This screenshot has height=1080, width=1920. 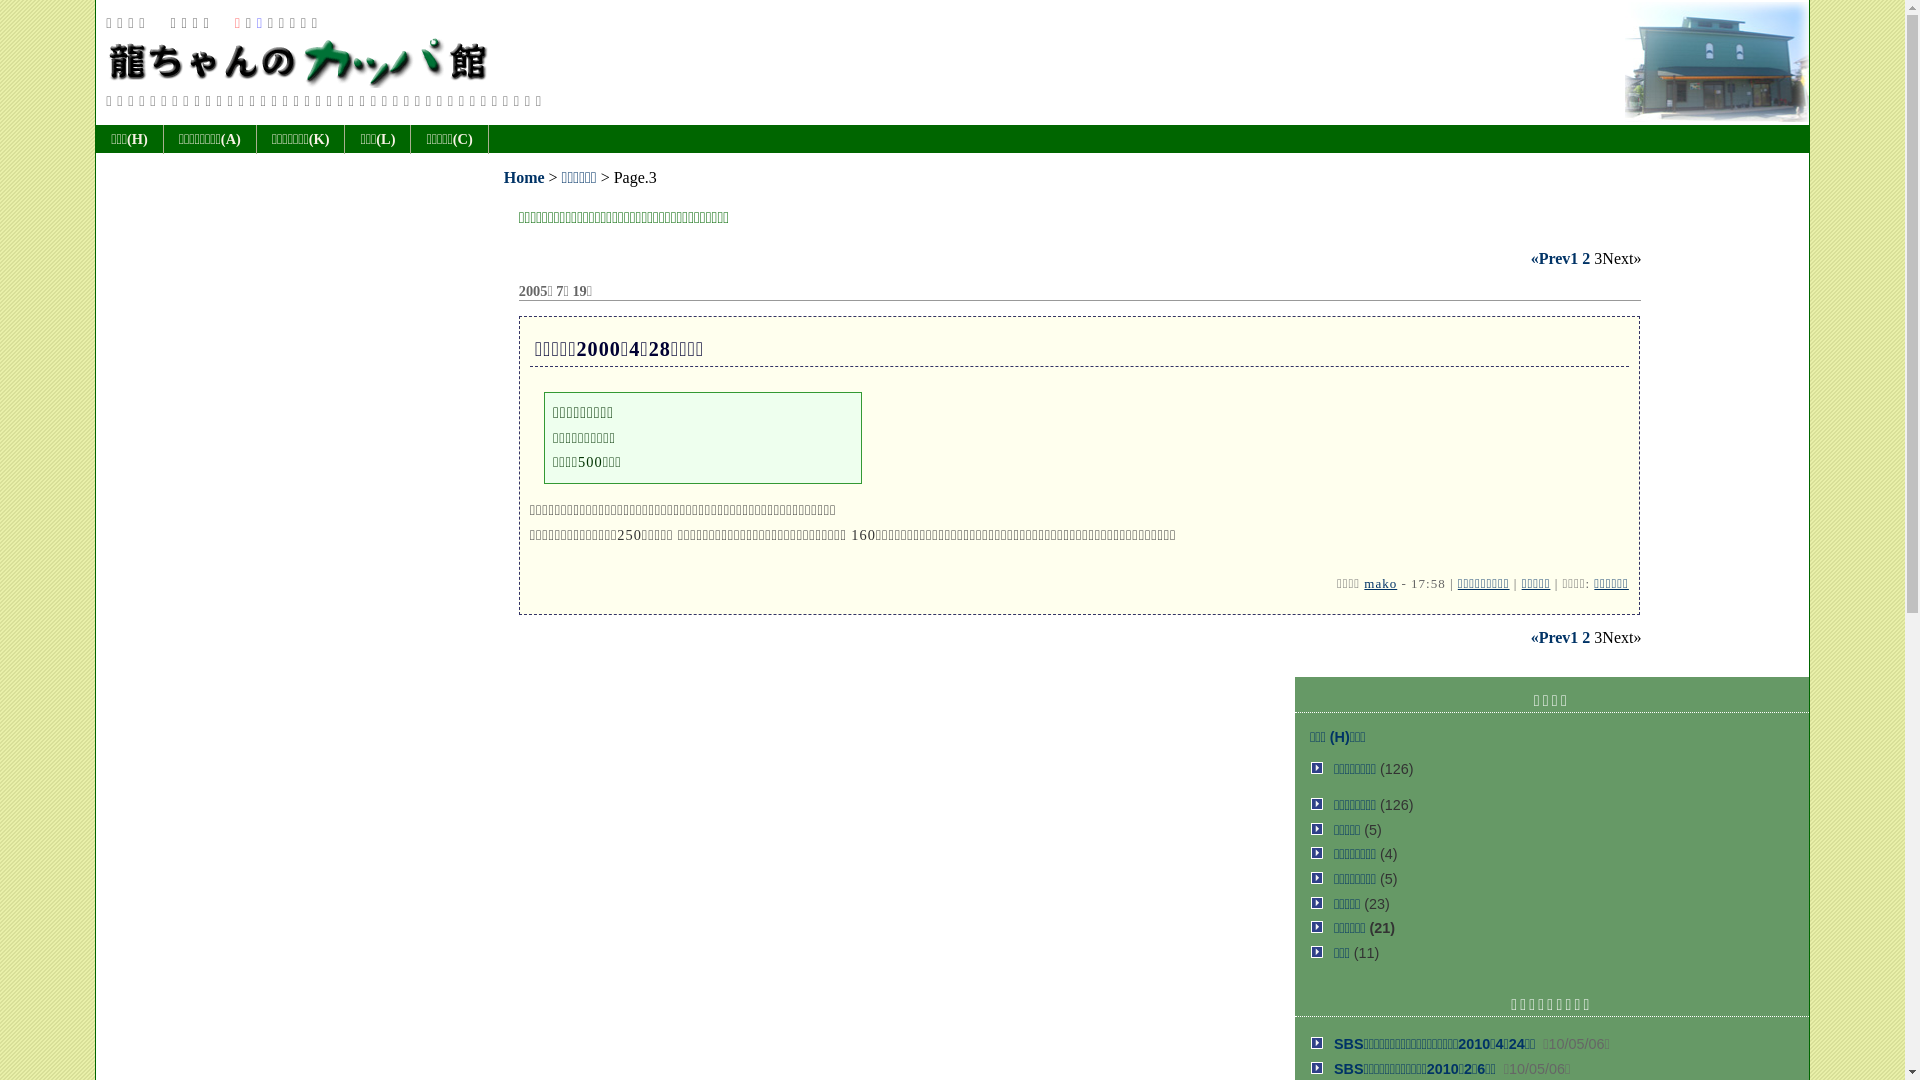 I want to click on '2', so click(x=1584, y=257).